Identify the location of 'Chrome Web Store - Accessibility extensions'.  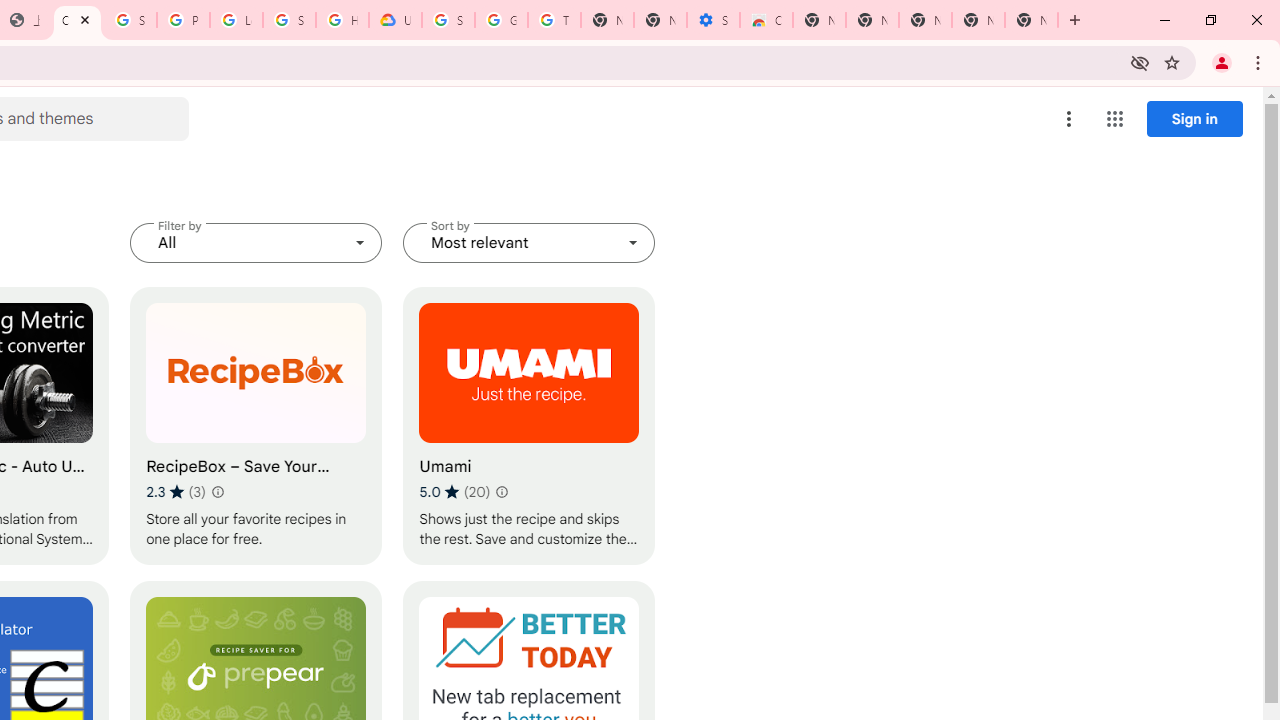
(765, 20).